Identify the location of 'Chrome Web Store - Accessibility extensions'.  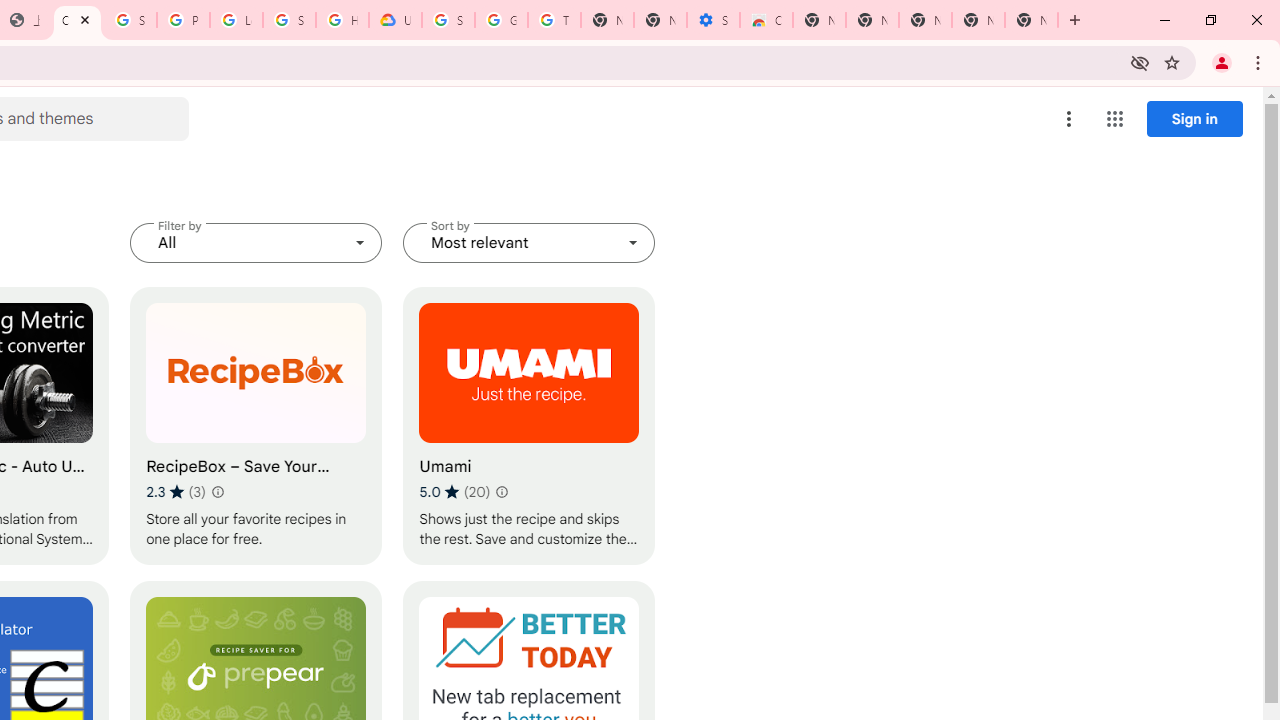
(765, 20).